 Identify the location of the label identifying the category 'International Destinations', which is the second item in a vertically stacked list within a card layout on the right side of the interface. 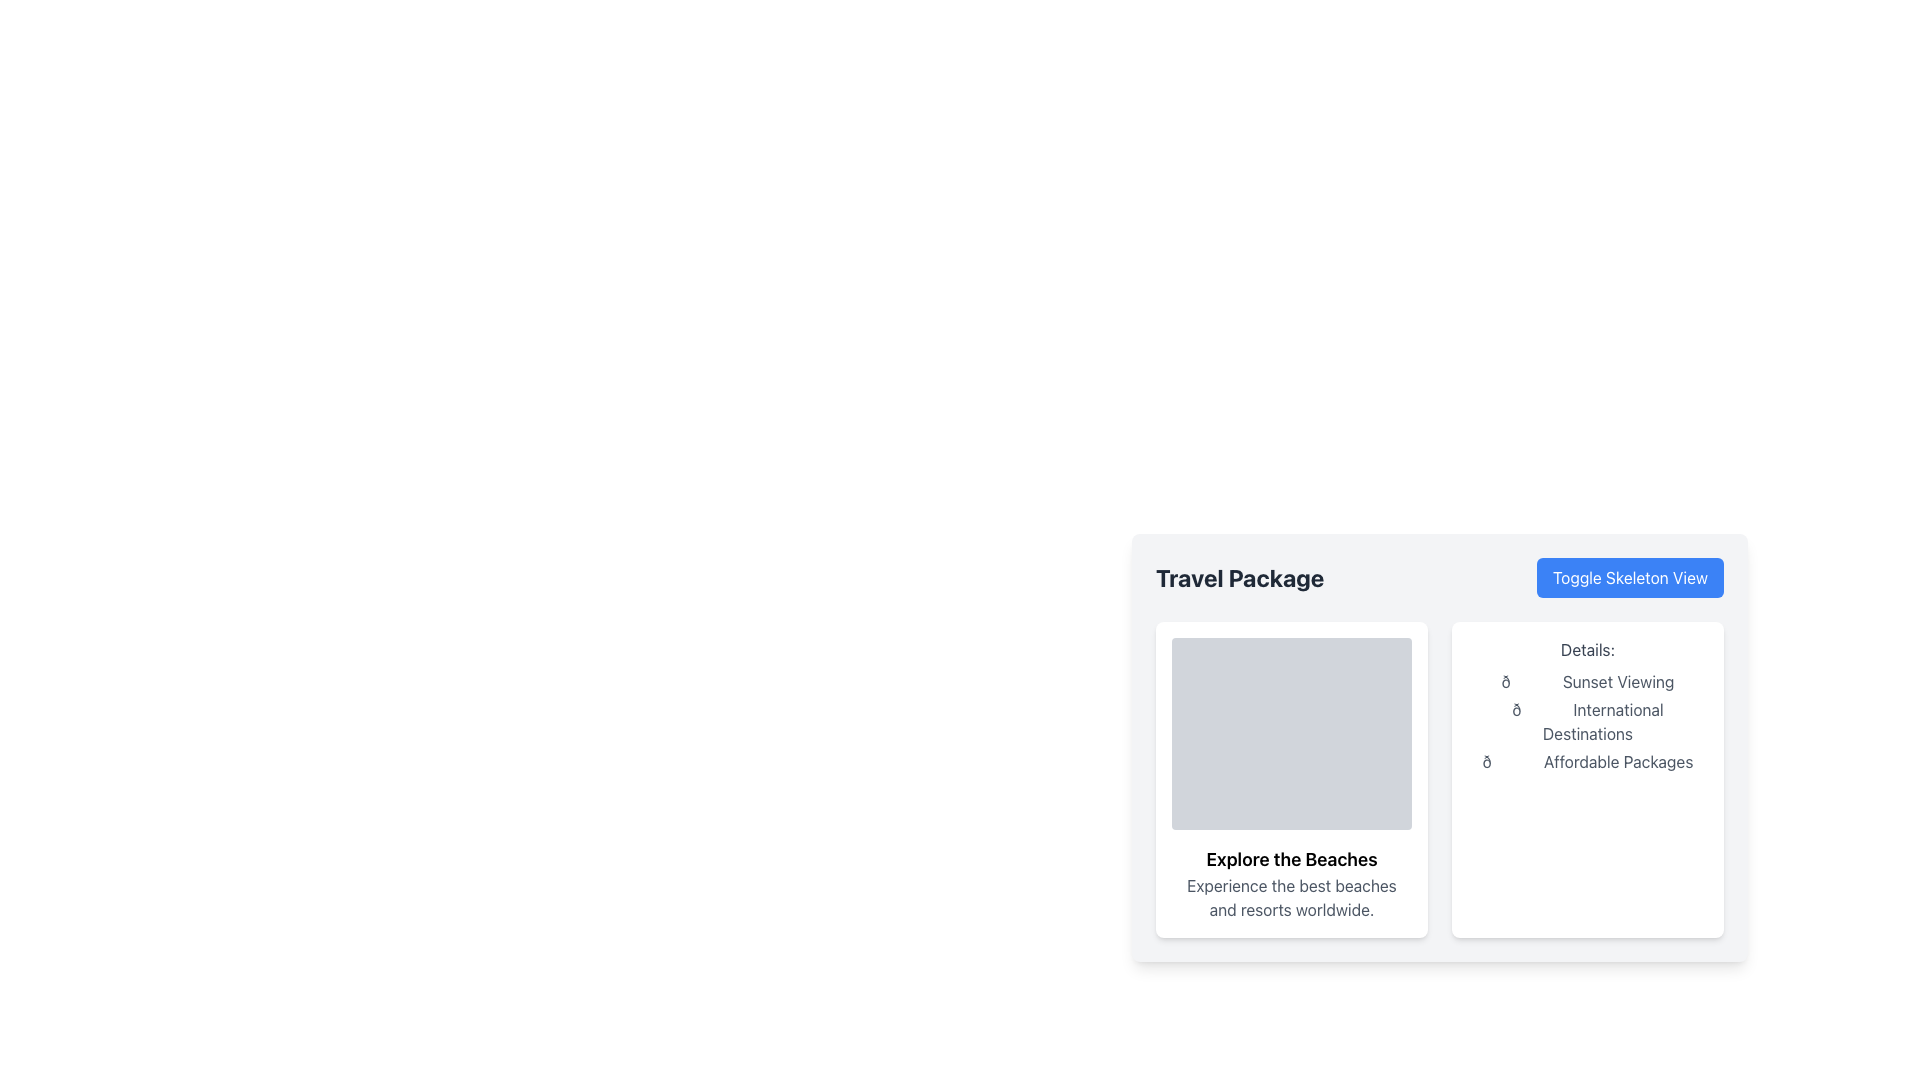
(1587, 721).